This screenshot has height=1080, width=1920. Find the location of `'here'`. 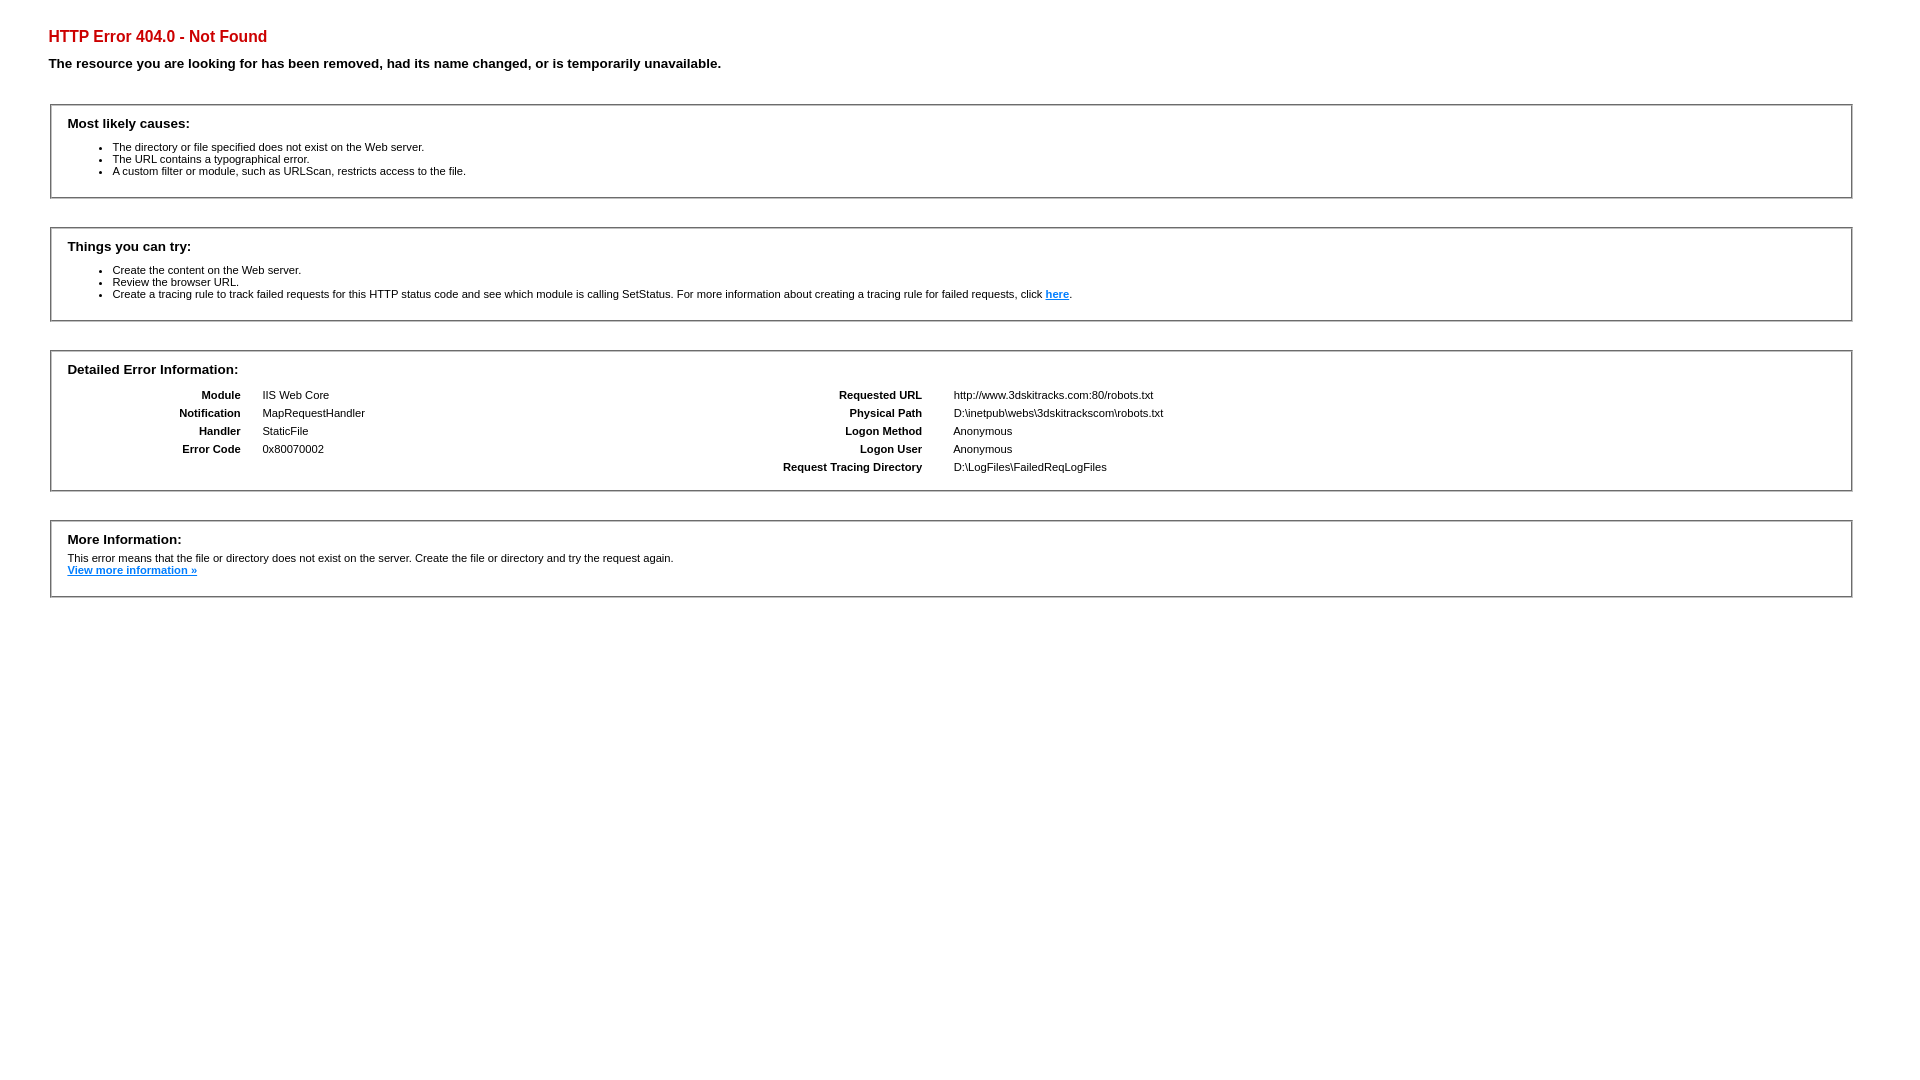

'here' is located at coordinates (1045, 293).